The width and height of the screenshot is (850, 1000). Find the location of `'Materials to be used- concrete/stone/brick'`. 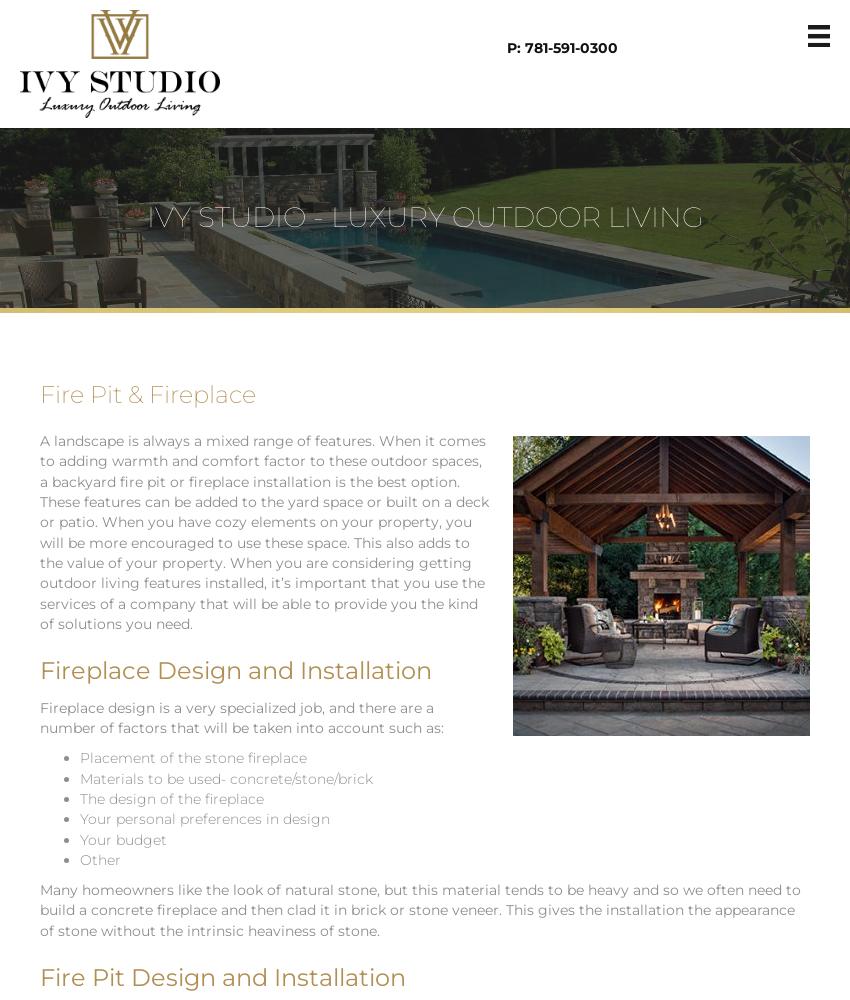

'Materials to be used- concrete/stone/brick' is located at coordinates (226, 778).